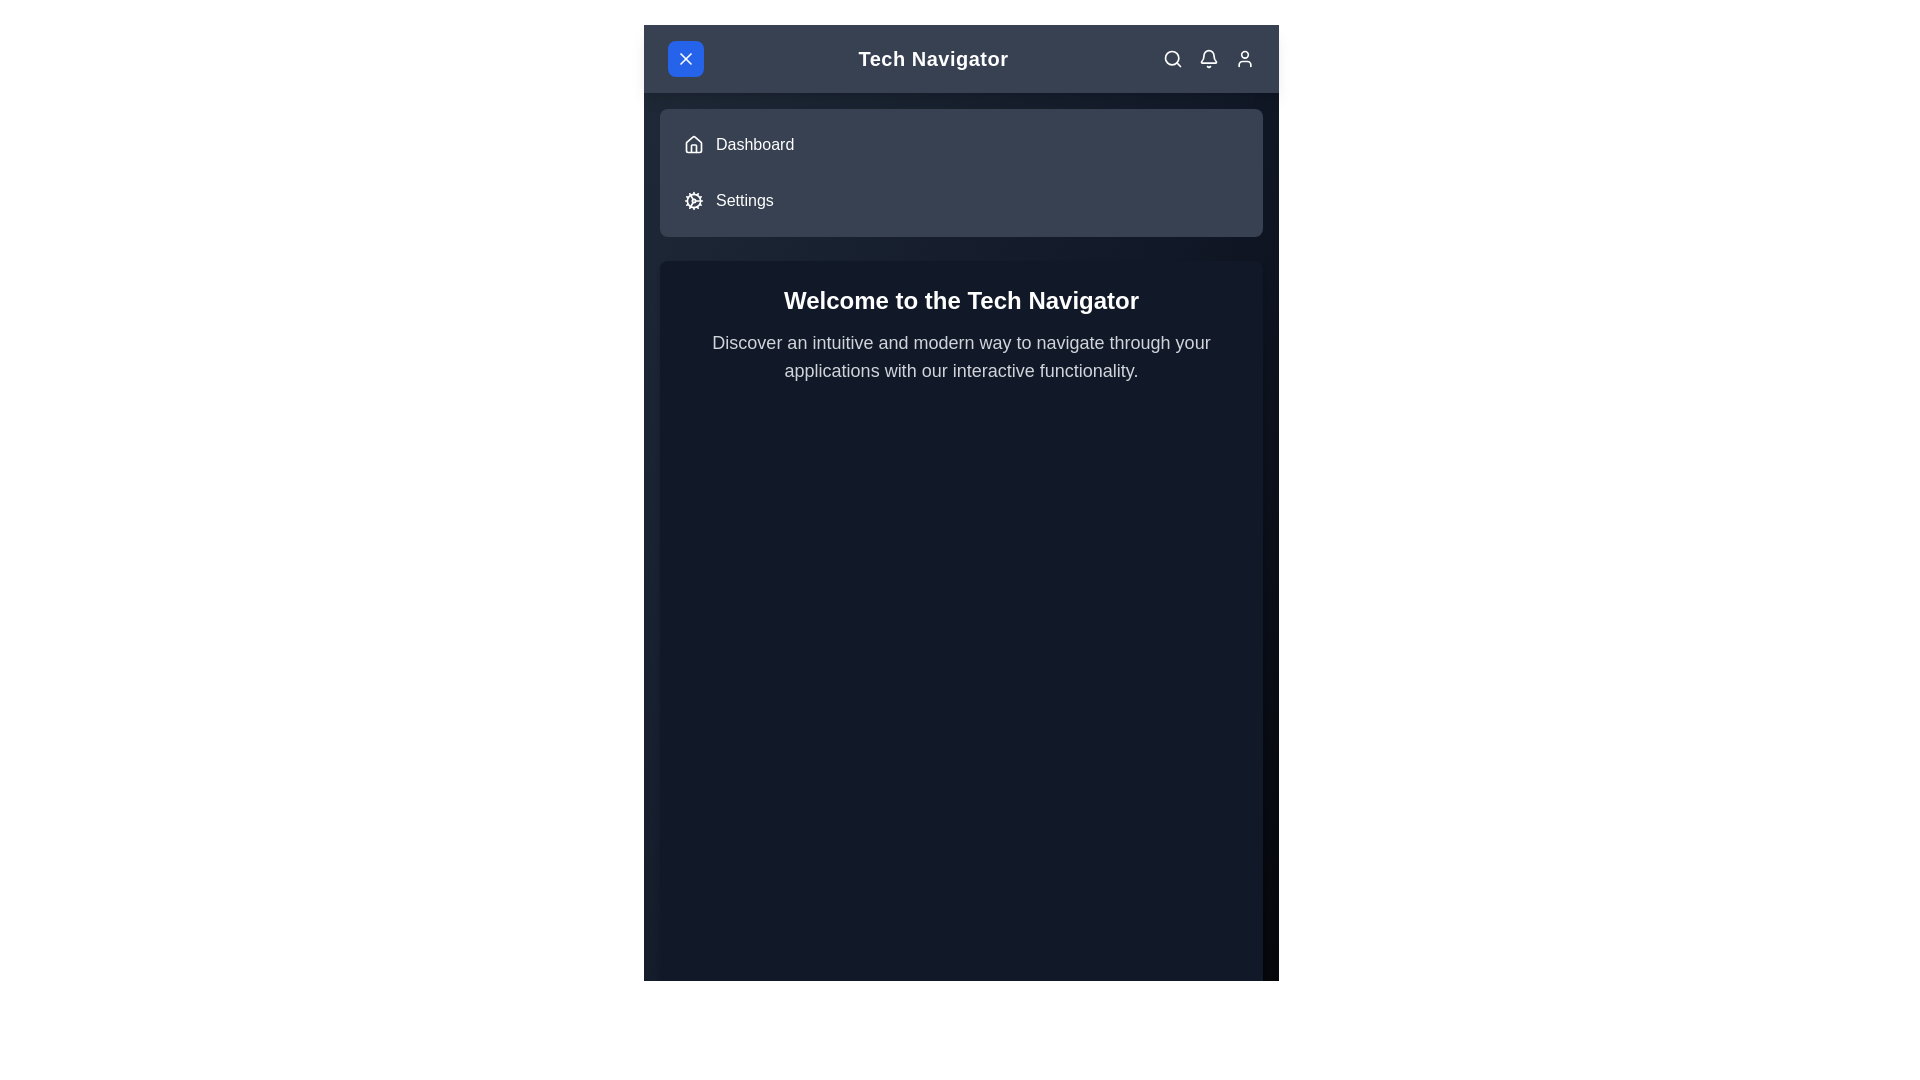  What do you see at coordinates (961, 200) in the screenshot?
I see `the menu item Settings to observe its hover effect` at bounding box center [961, 200].